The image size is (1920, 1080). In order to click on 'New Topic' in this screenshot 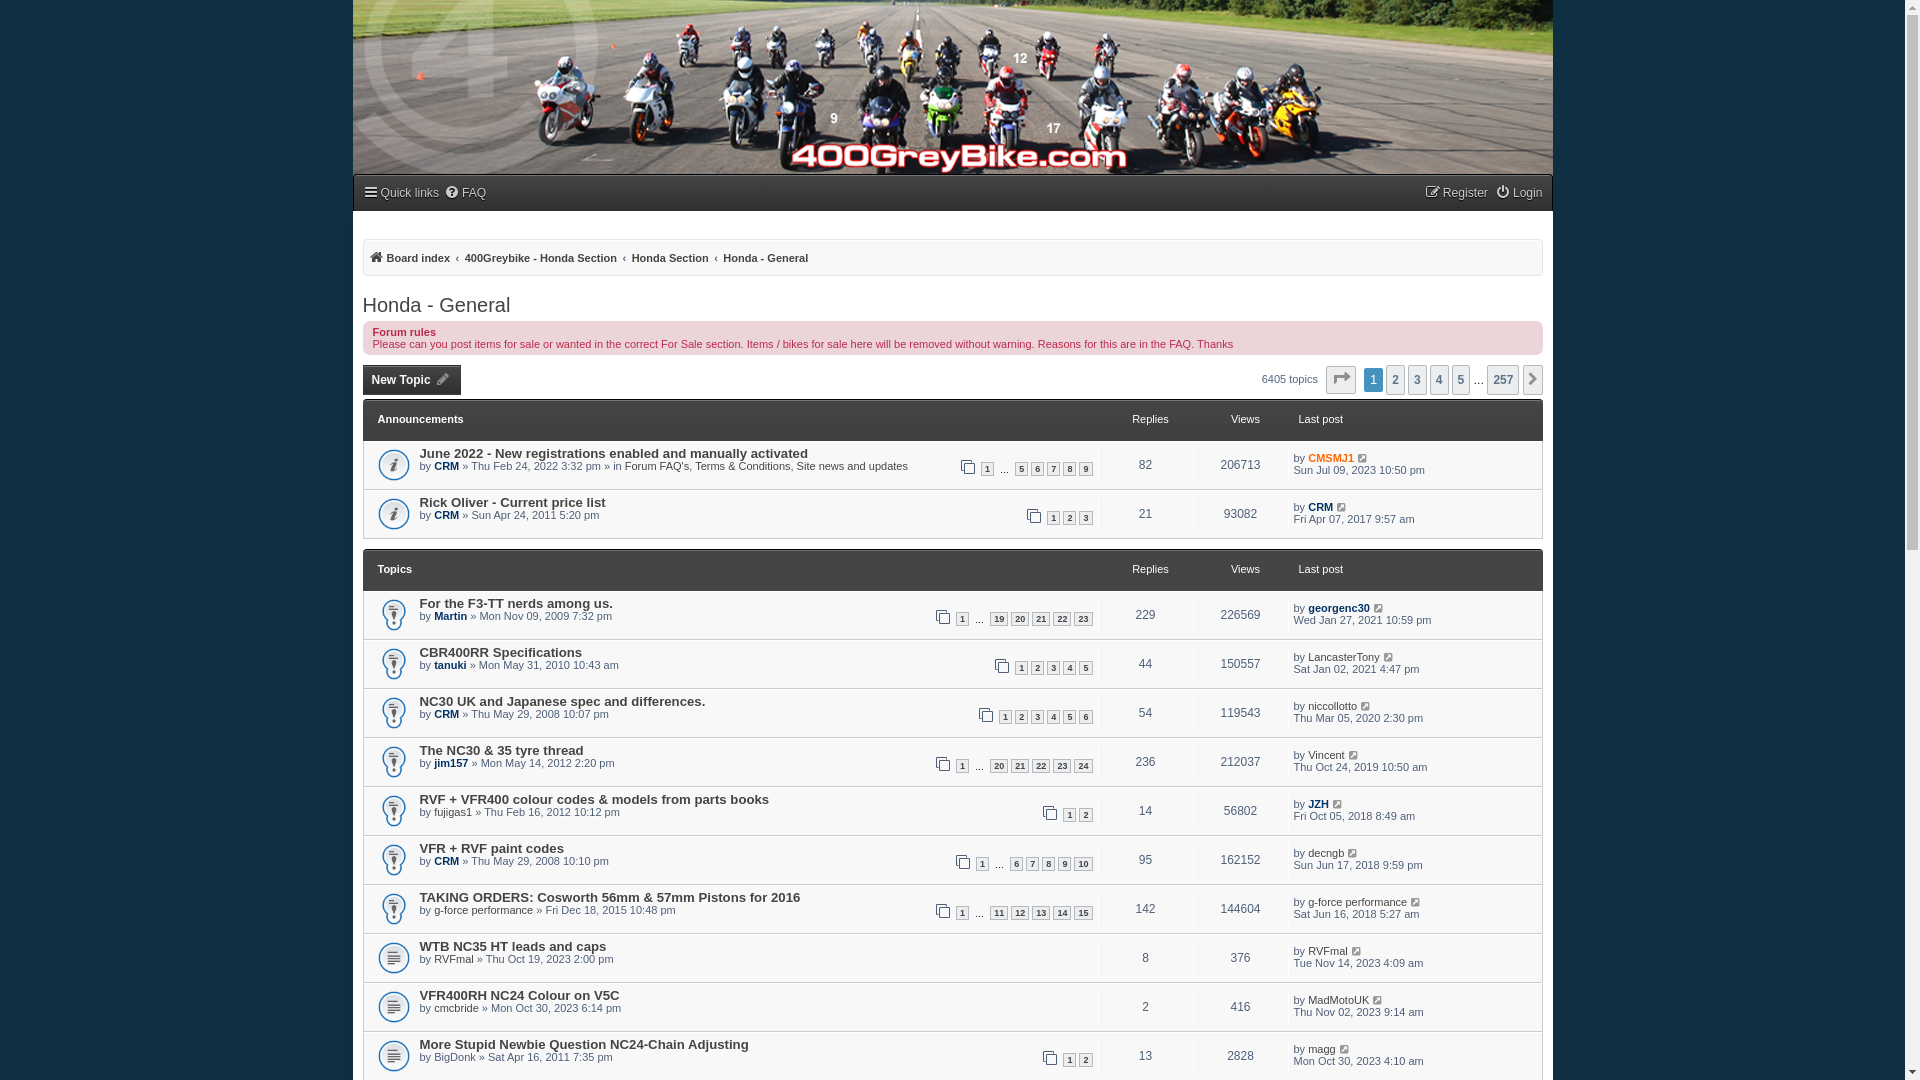, I will do `click(410, 380)`.